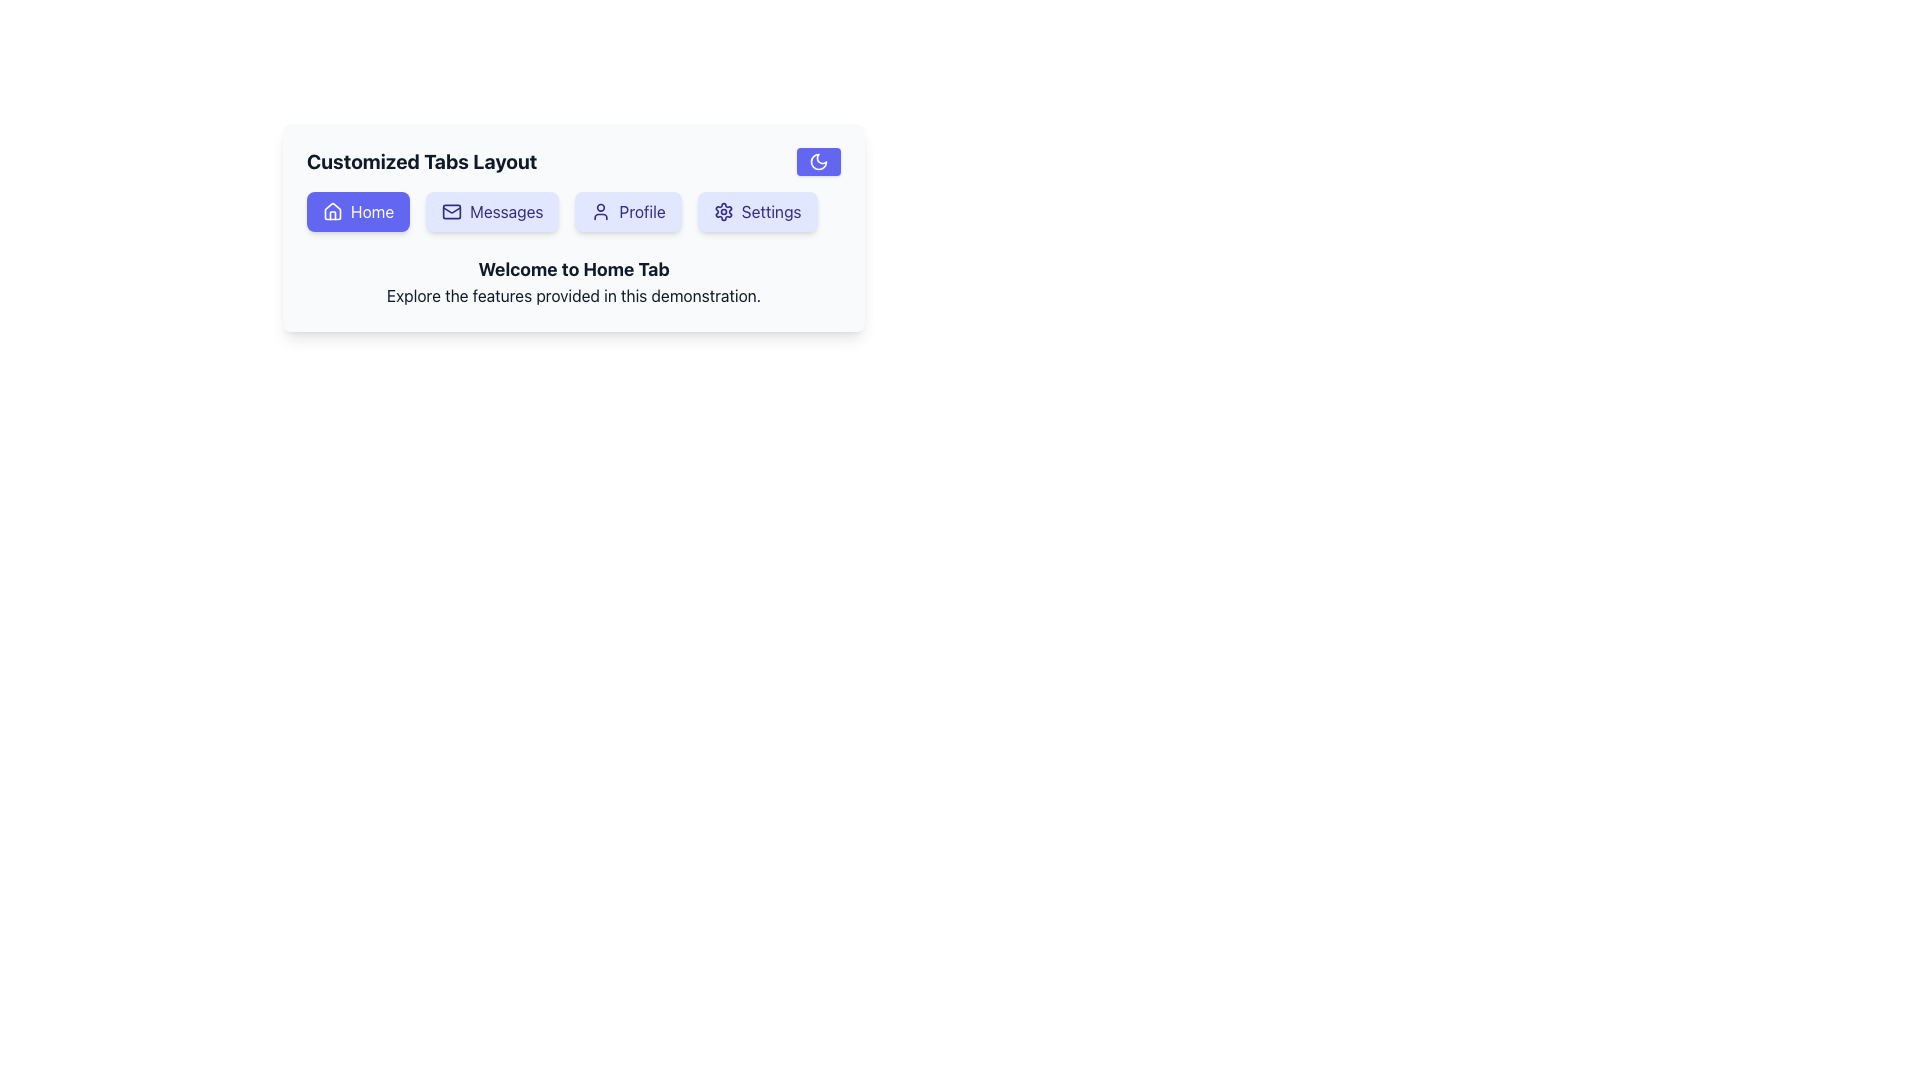  What do you see at coordinates (492, 212) in the screenshot?
I see `the 'Messages' button located` at bounding box center [492, 212].